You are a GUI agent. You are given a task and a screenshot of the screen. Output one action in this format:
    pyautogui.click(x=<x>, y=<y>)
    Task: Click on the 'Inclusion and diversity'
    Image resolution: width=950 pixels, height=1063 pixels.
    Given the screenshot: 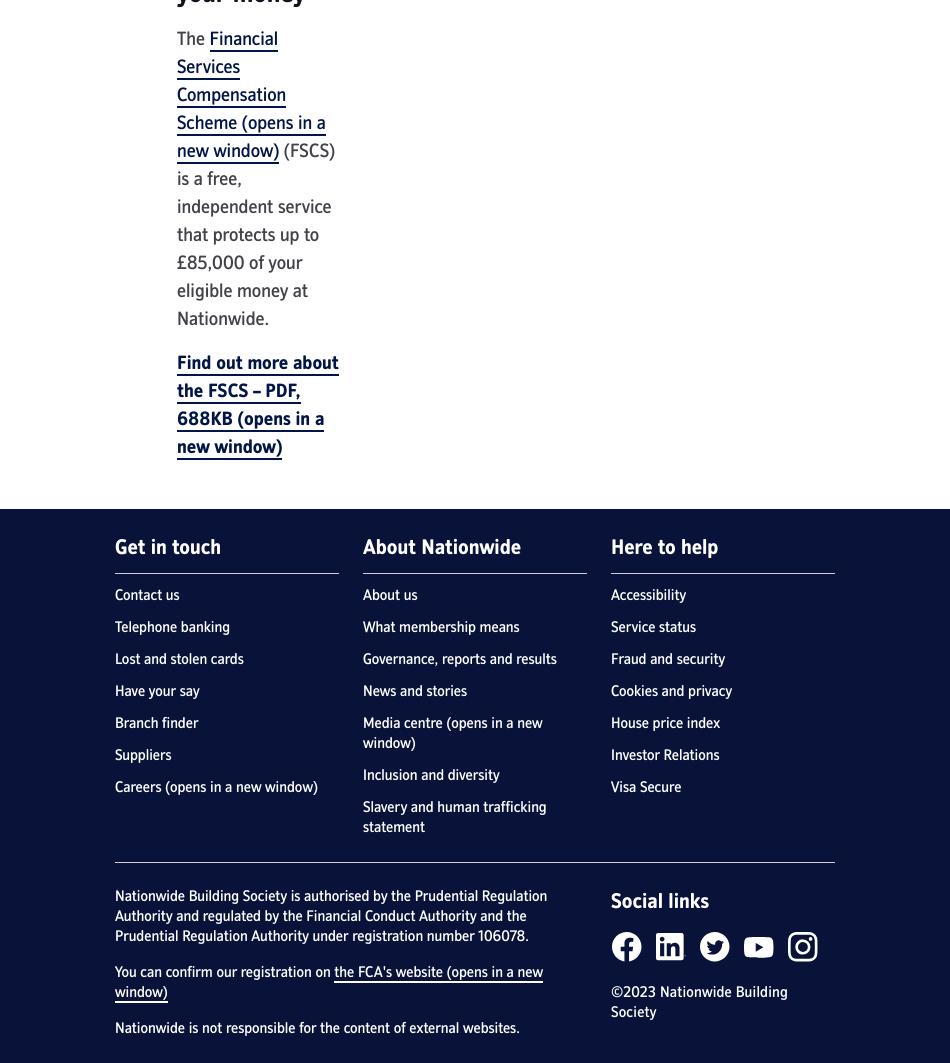 What is the action you would take?
    pyautogui.click(x=429, y=774)
    